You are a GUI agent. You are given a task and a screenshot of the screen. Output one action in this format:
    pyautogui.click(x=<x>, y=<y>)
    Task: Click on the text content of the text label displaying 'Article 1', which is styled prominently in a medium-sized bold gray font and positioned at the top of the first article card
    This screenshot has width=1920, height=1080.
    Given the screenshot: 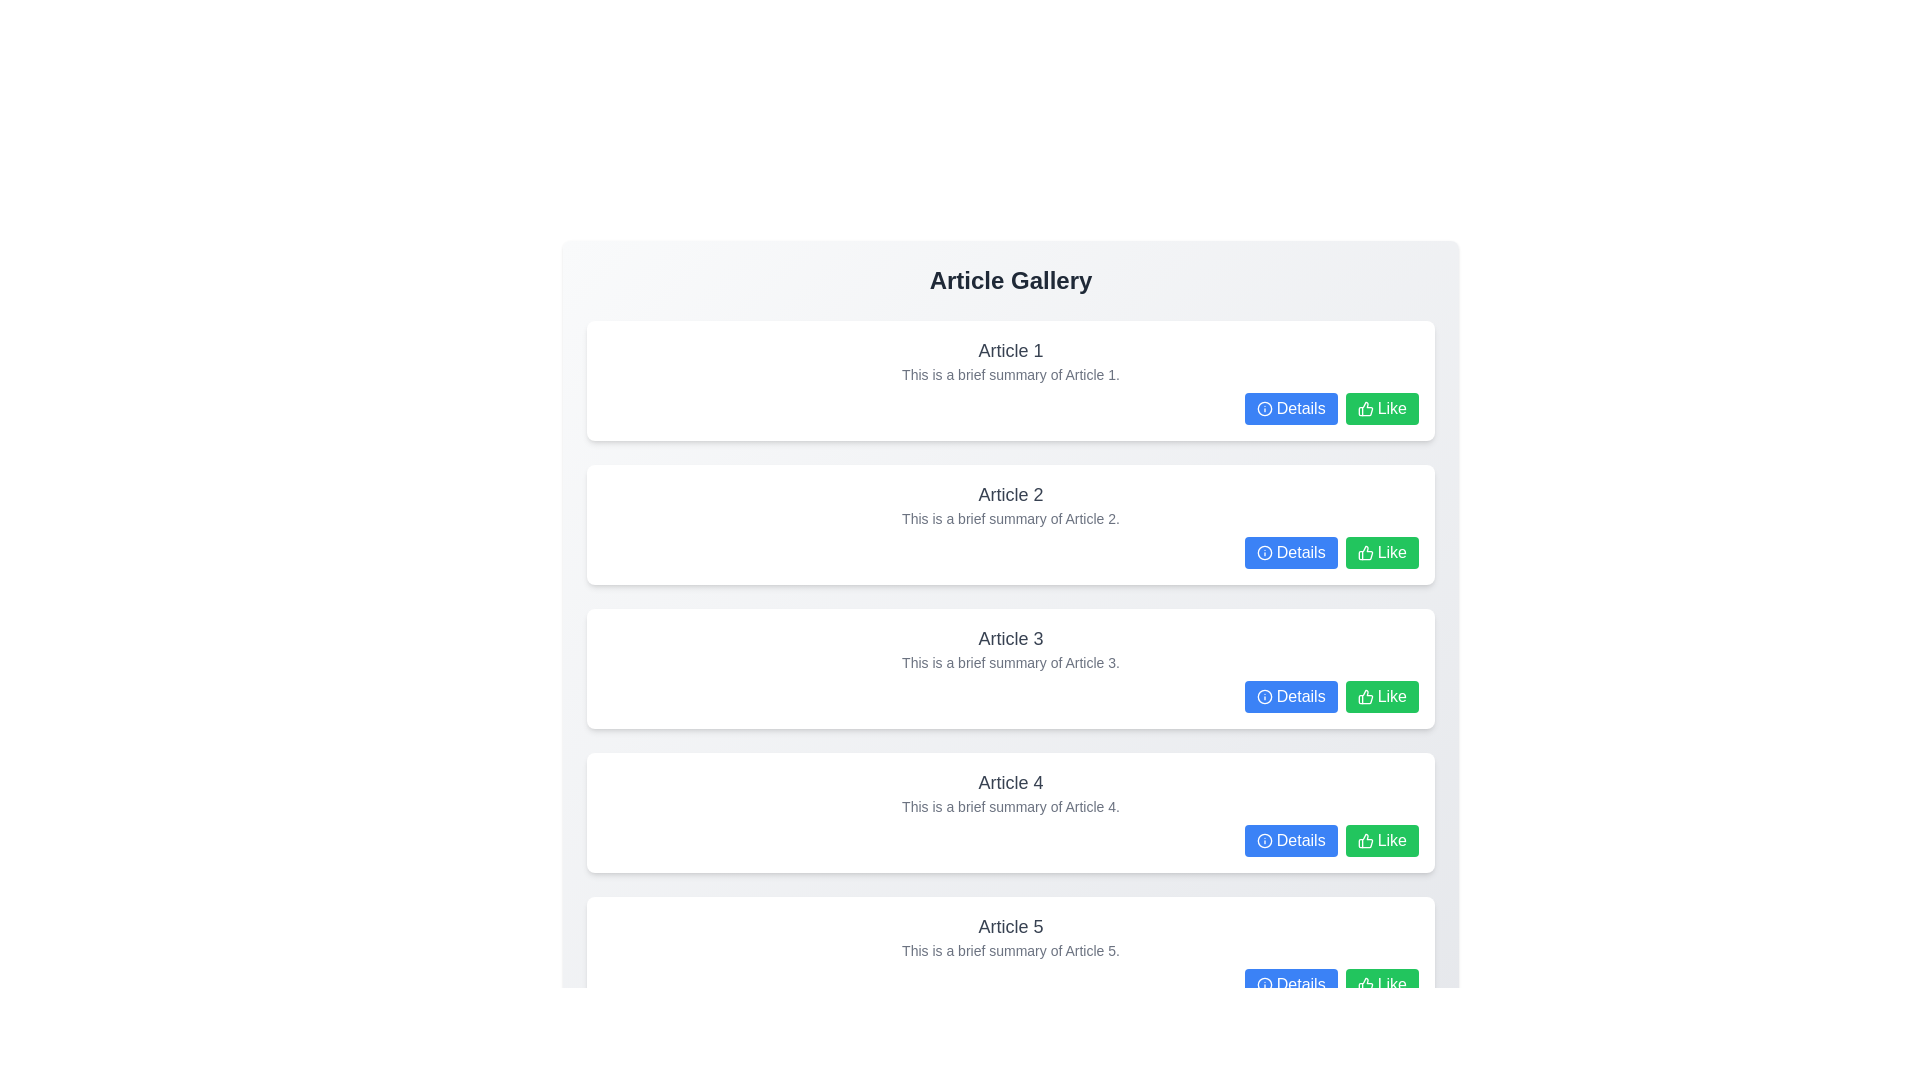 What is the action you would take?
    pyautogui.click(x=1011, y=350)
    